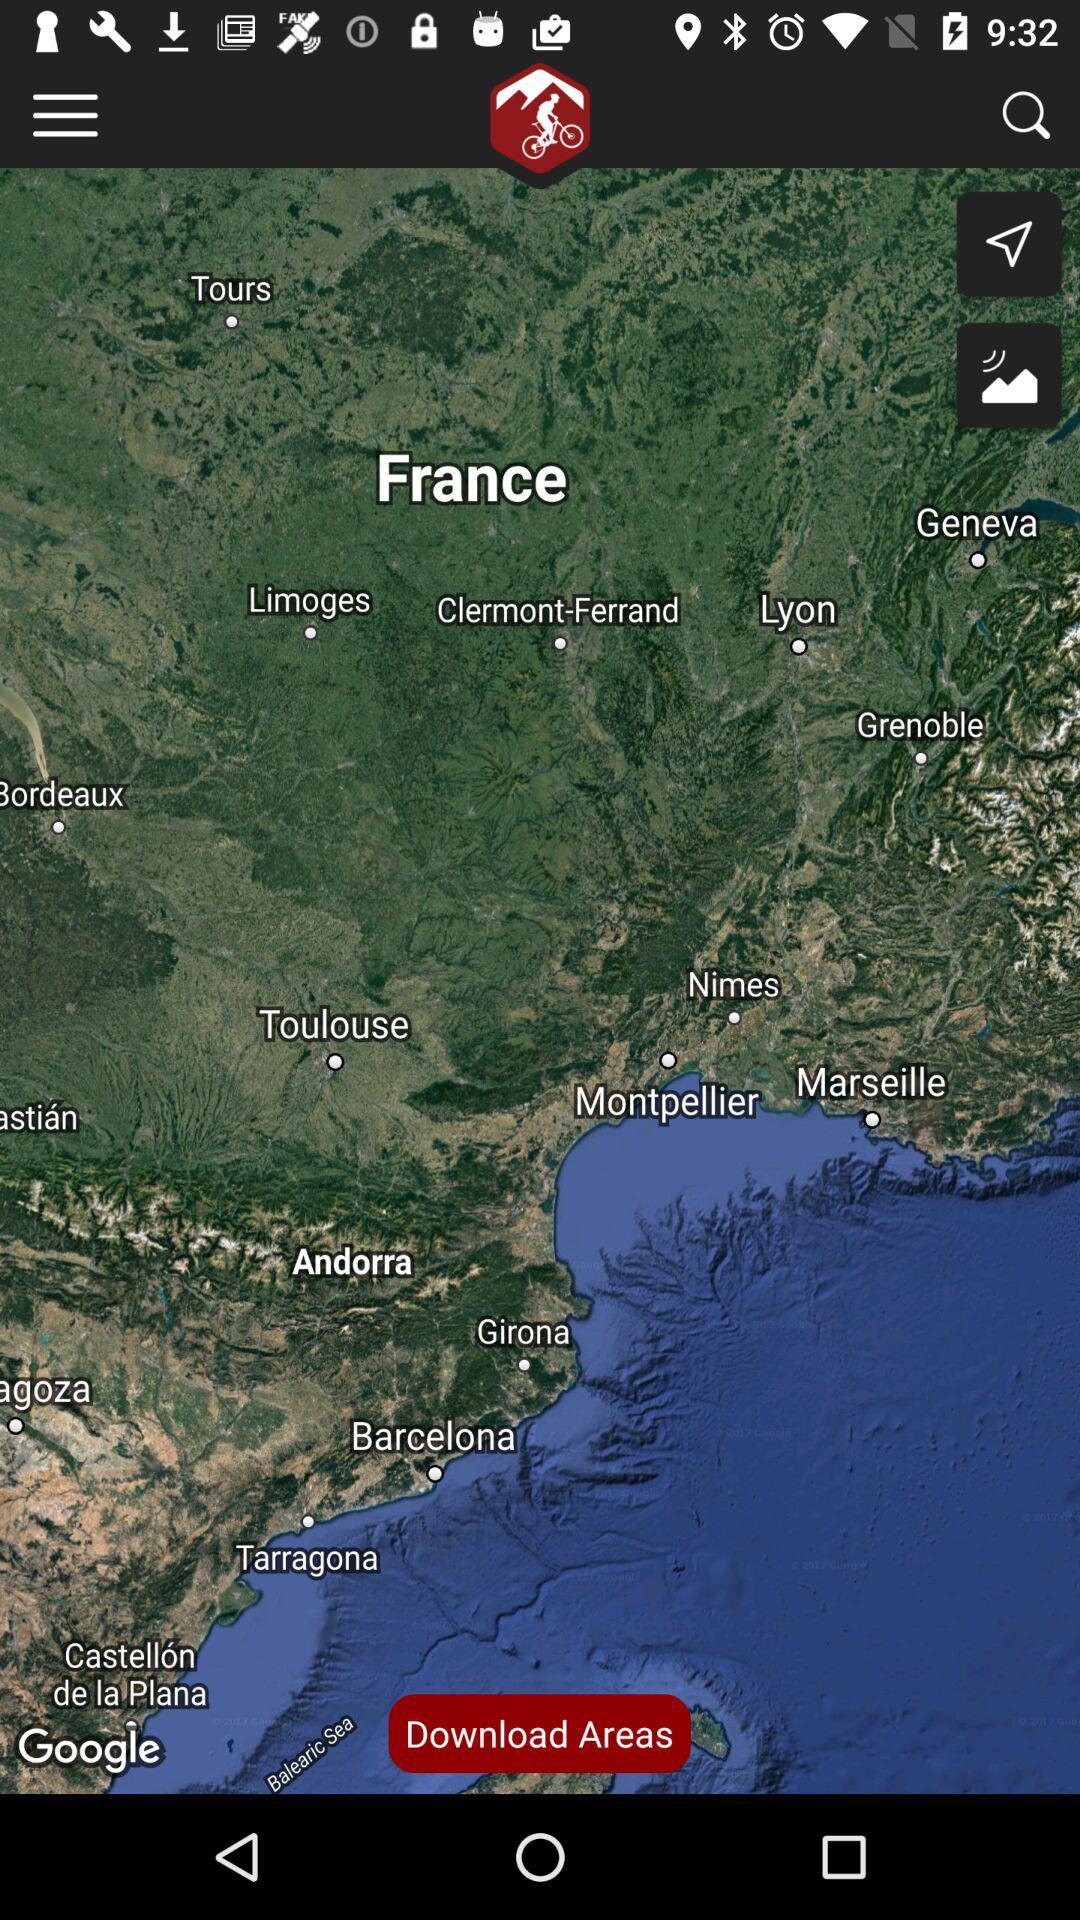 The width and height of the screenshot is (1080, 1920). What do you see at coordinates (64, 114) in the screenshot?
I see `item at the top left corner` at bounding box center [64, 114].